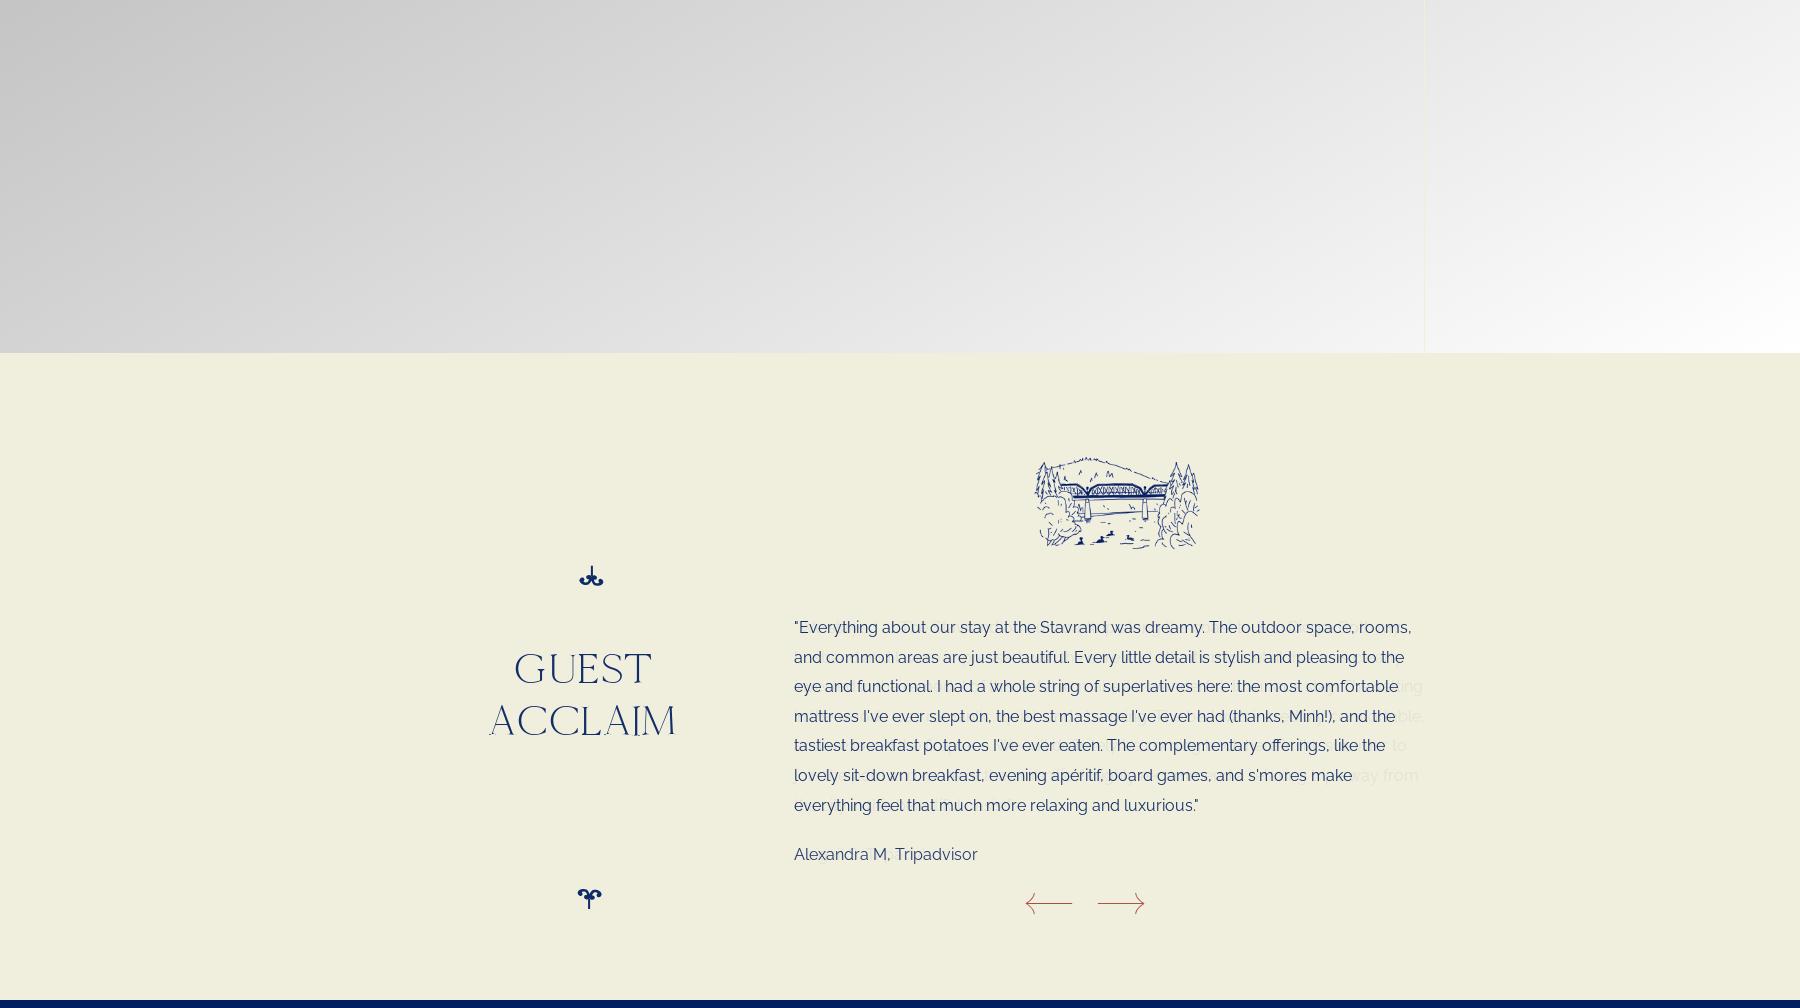 The width and height of the screenshot is (1800, 1008). What do you see at coordinates (1103, 715) in the screenshot?
I see `'"Everything about our stay at the Stavrand was dreamy. The outdoor space, rooms, and common areas are just beautiful. Every little detail is stylish and pleasing to the eye and functional. I had a whole string of superlatives here: the most comfortable mattress I've ever slept on, the best massage I've ever had (thanks, Minh!), and the tastiest breakfast potatoes I've ever eaten. The complementary offerings, like the lovely sit-down breakfast, evening apéritif, board games, and s'mores make everything feel that much more relaxing and luxurious."'` at bounding box center [1103, 715].